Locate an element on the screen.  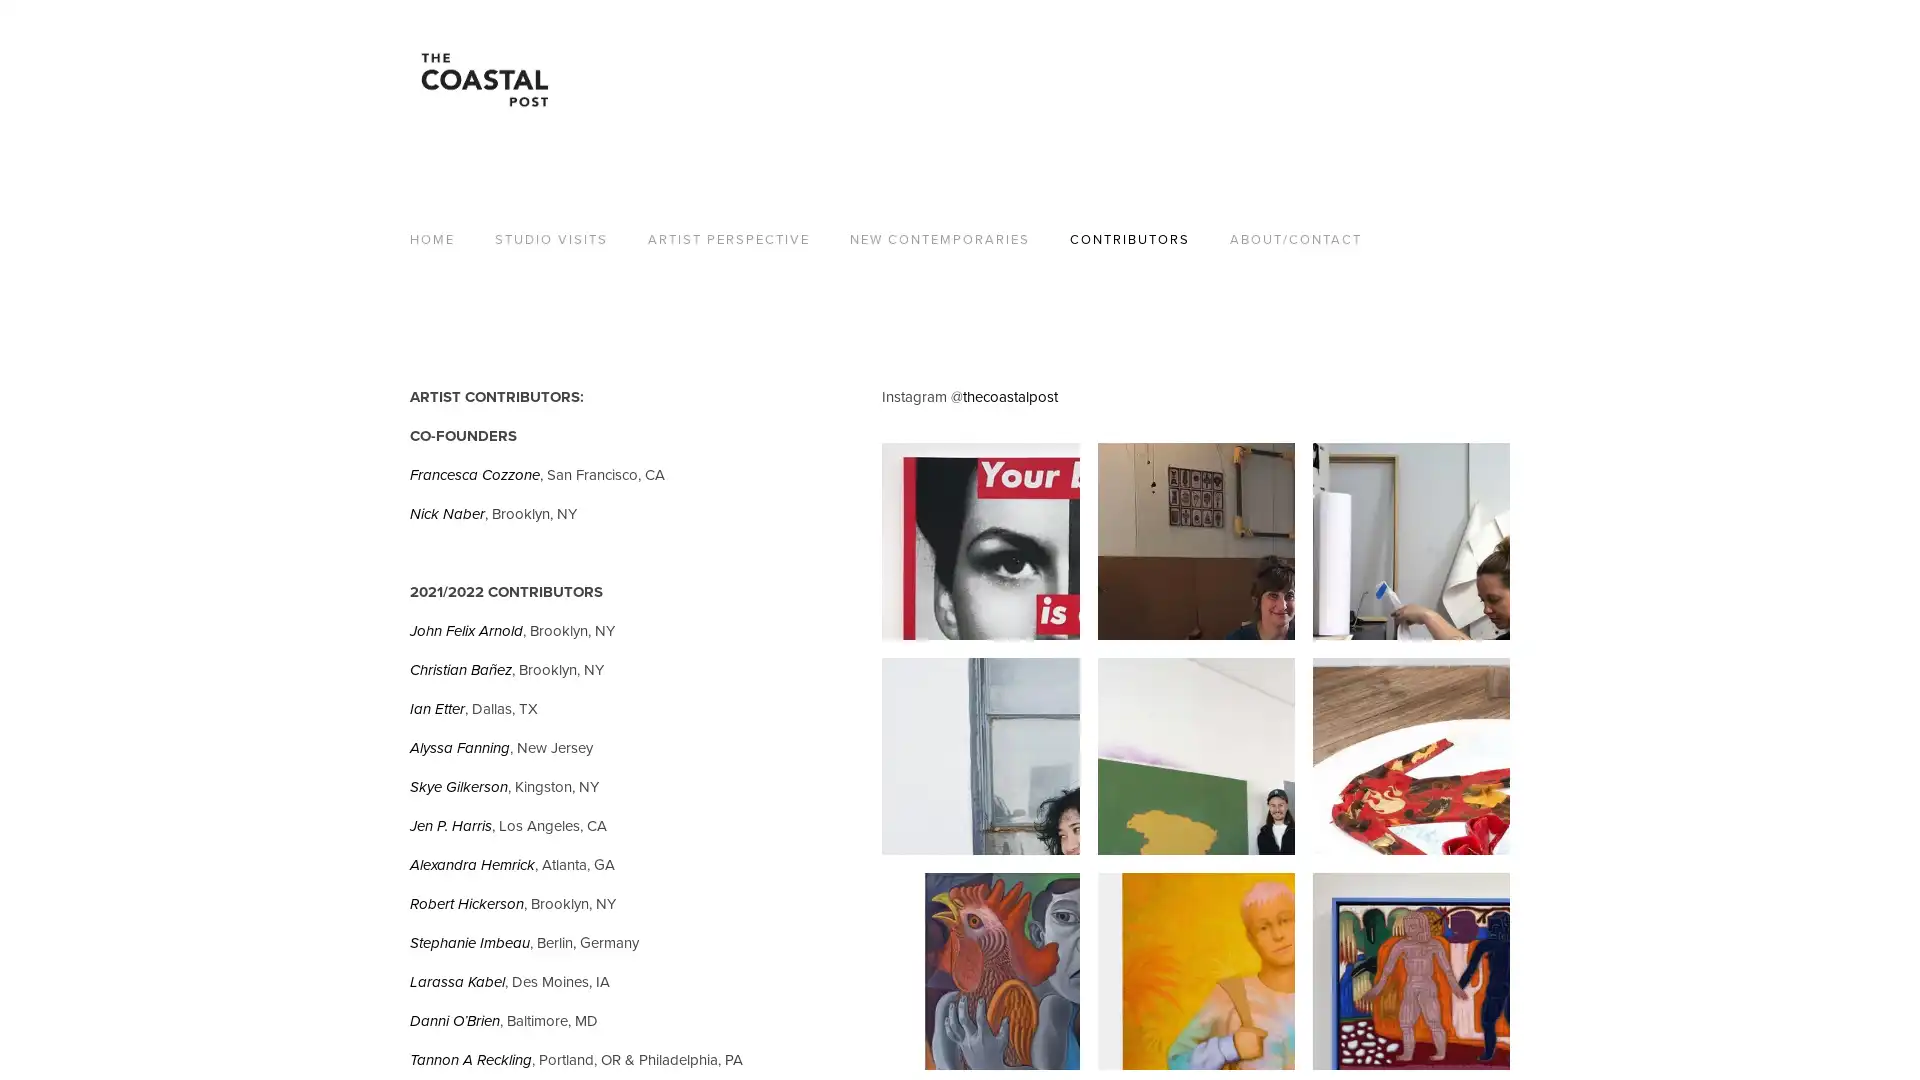
View fullsize Studio Visit Alum, Paul Booth has a solo exhibition &ldquo;Two by Two,&rdquo; opens tonight at Duane Thomas Gallery (5/19; 6-8PM). It&rsquo;s also Paul&rsquo;s Birthday   the exhibition is up through June 19th @paulboothnyc @duanethomasgallery #p is located at coordinates (980, 970).